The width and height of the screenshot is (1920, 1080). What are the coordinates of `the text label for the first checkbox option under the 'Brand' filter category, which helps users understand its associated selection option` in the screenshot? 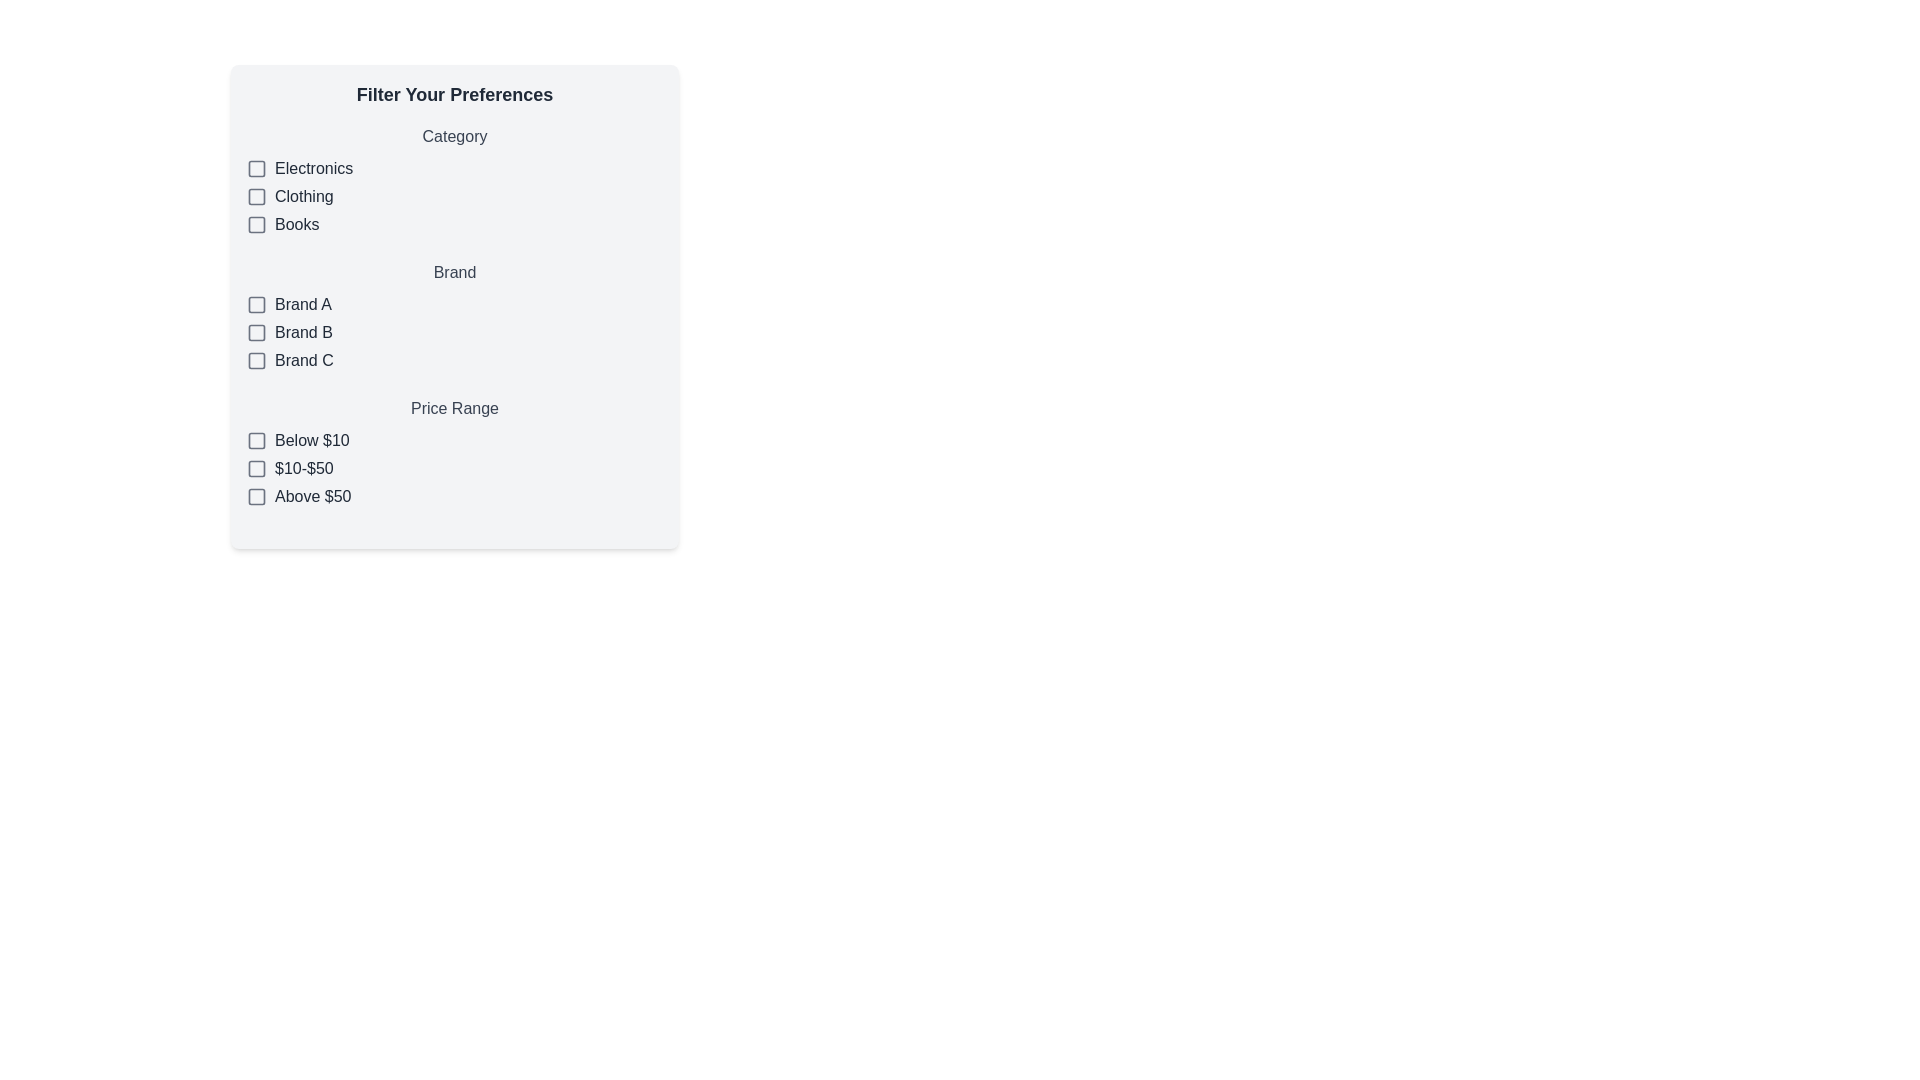 It's located at (302, 304).